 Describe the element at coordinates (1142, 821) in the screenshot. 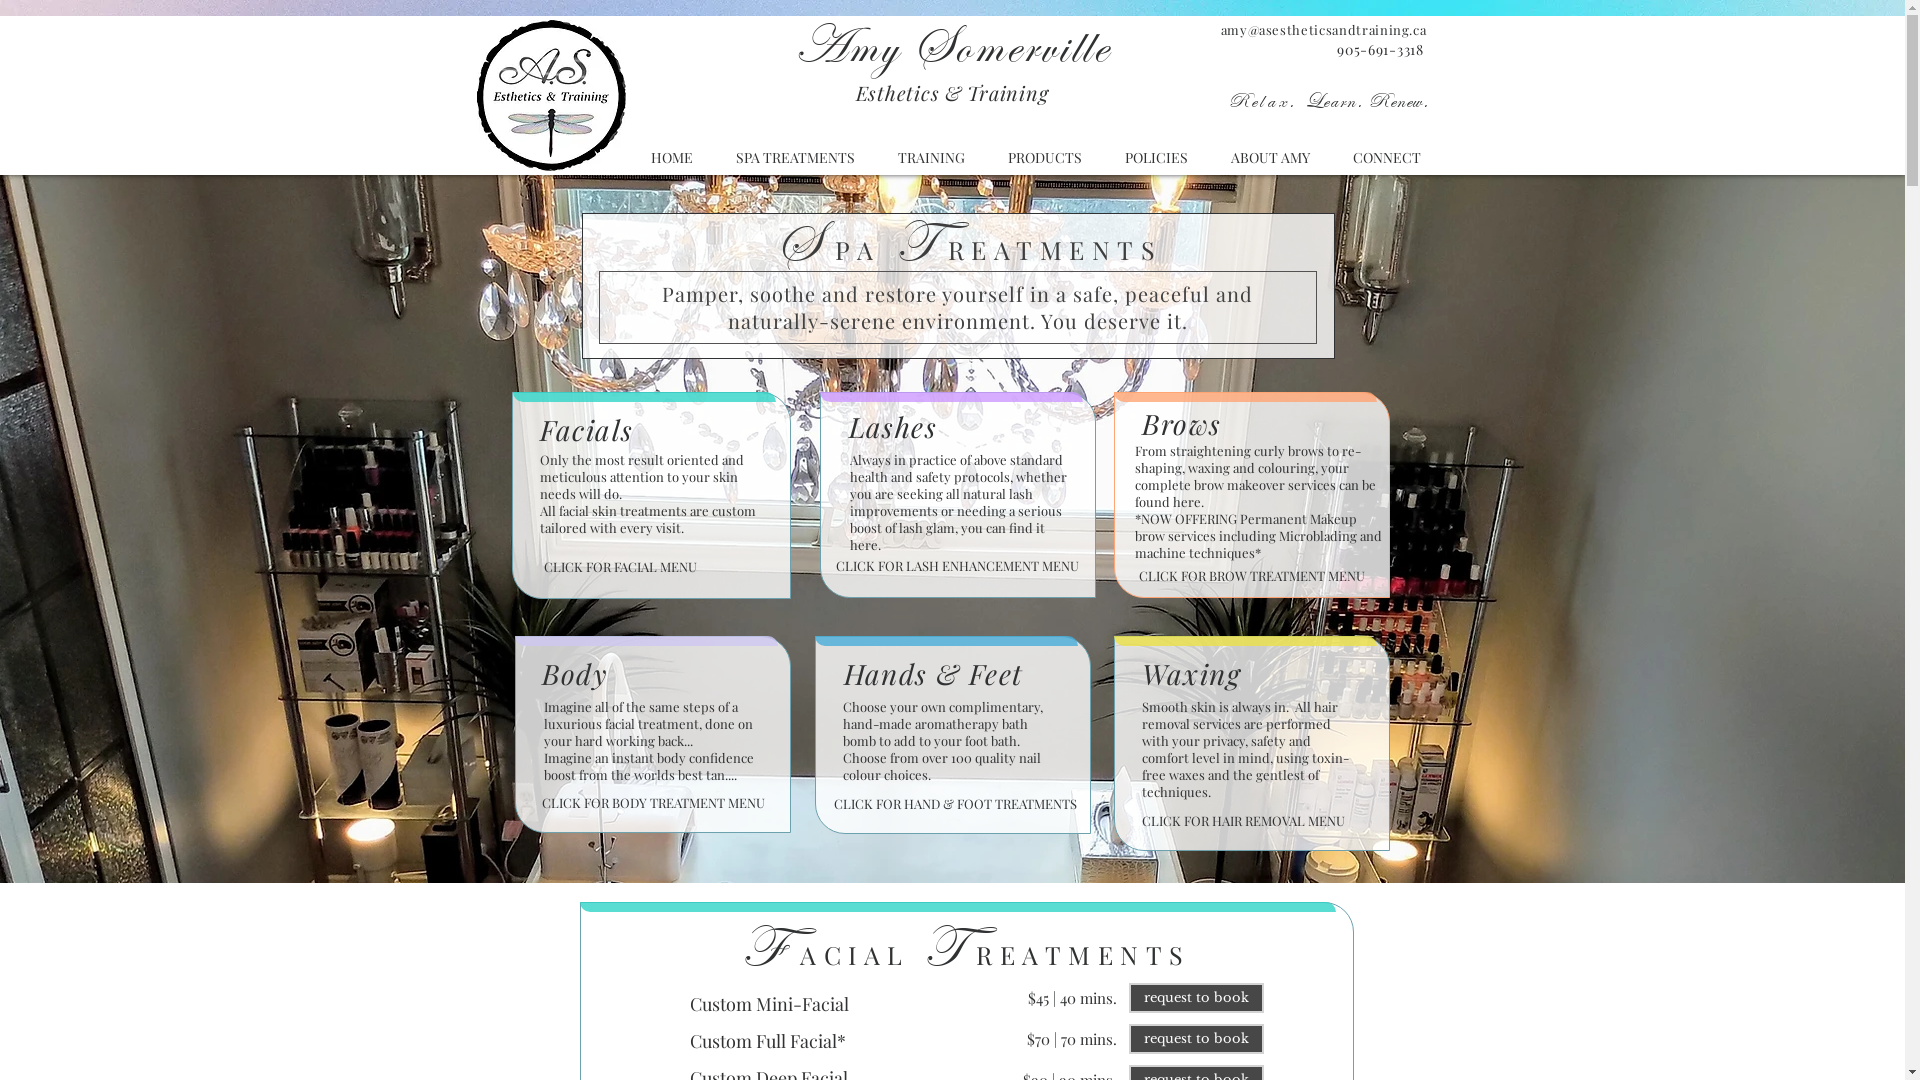

I see `'CLICK FOR HAIR REMOVAL MENU'` at that location.